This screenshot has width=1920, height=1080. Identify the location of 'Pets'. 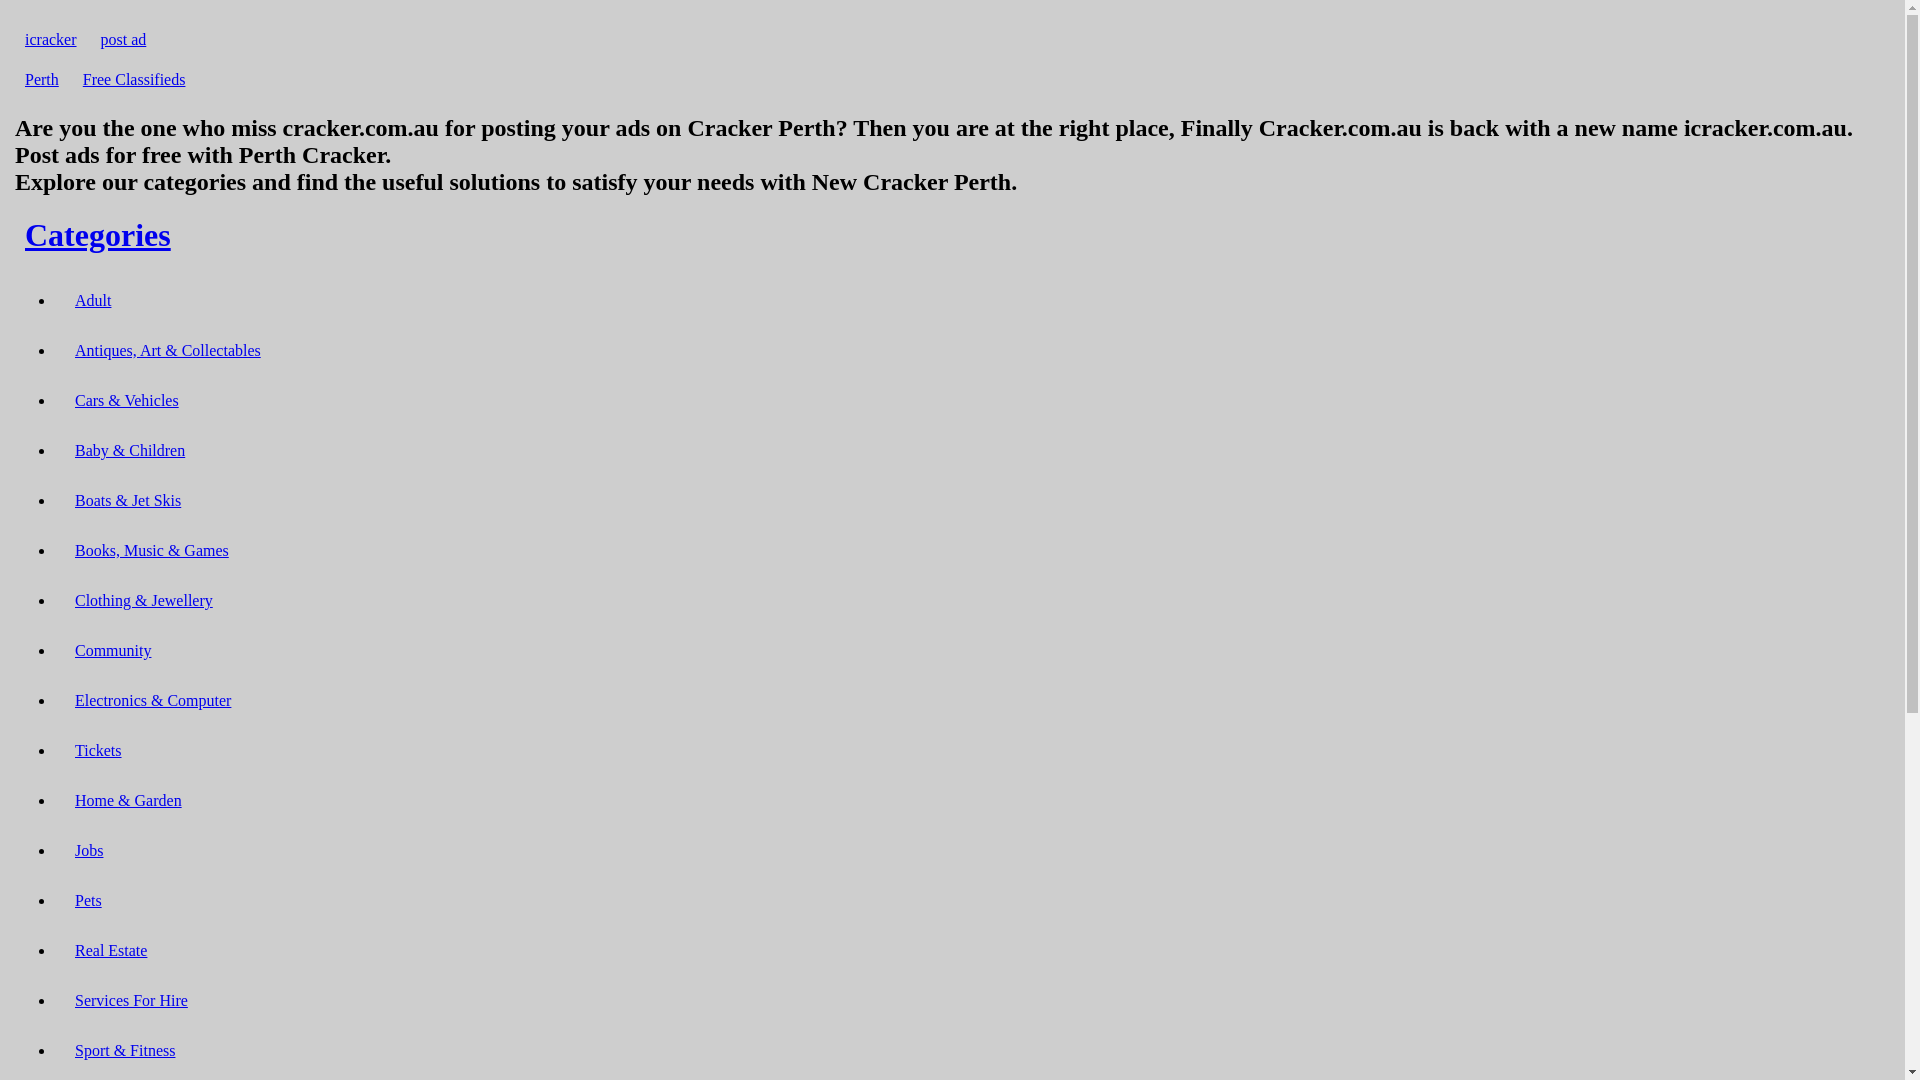
(87, 900).